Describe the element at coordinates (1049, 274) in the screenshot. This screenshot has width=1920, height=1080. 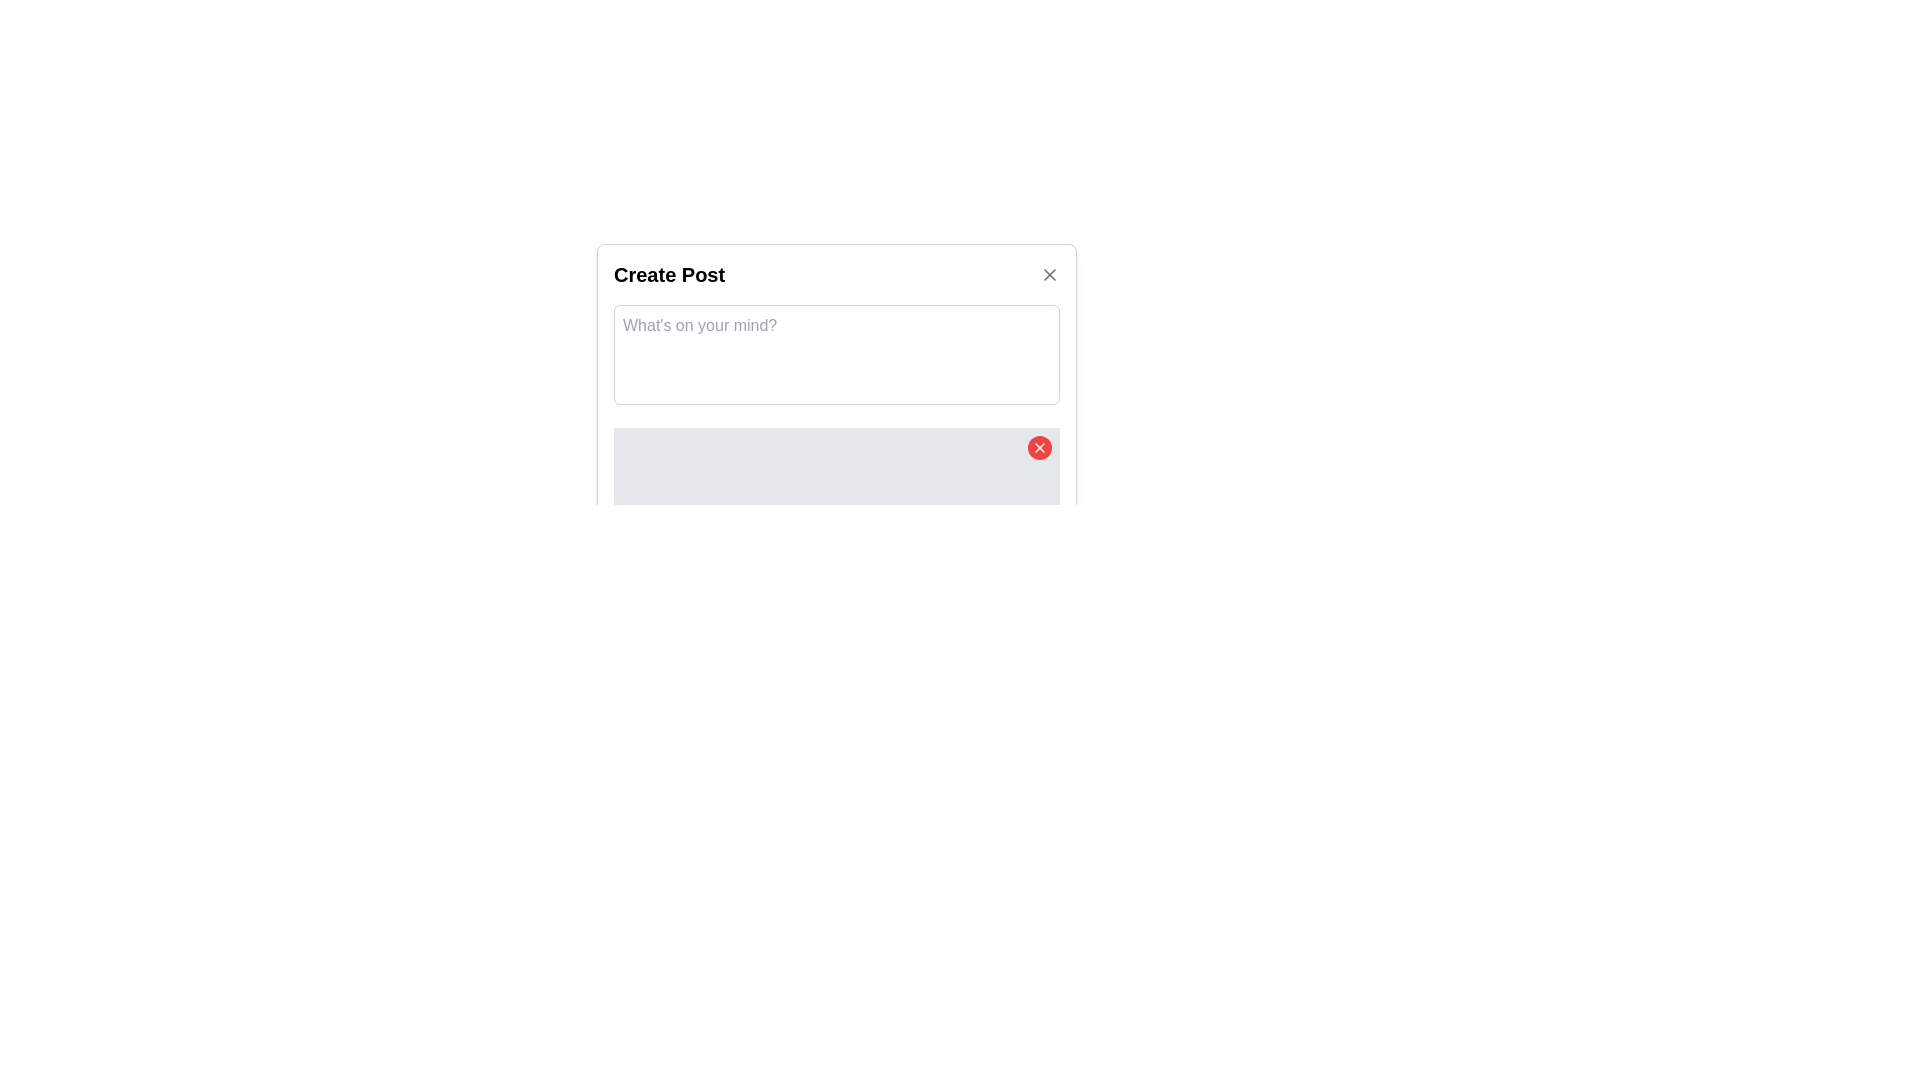
I see `the gray 'X' close icon in the top-right corner of the 'Create Post' header` at that location.